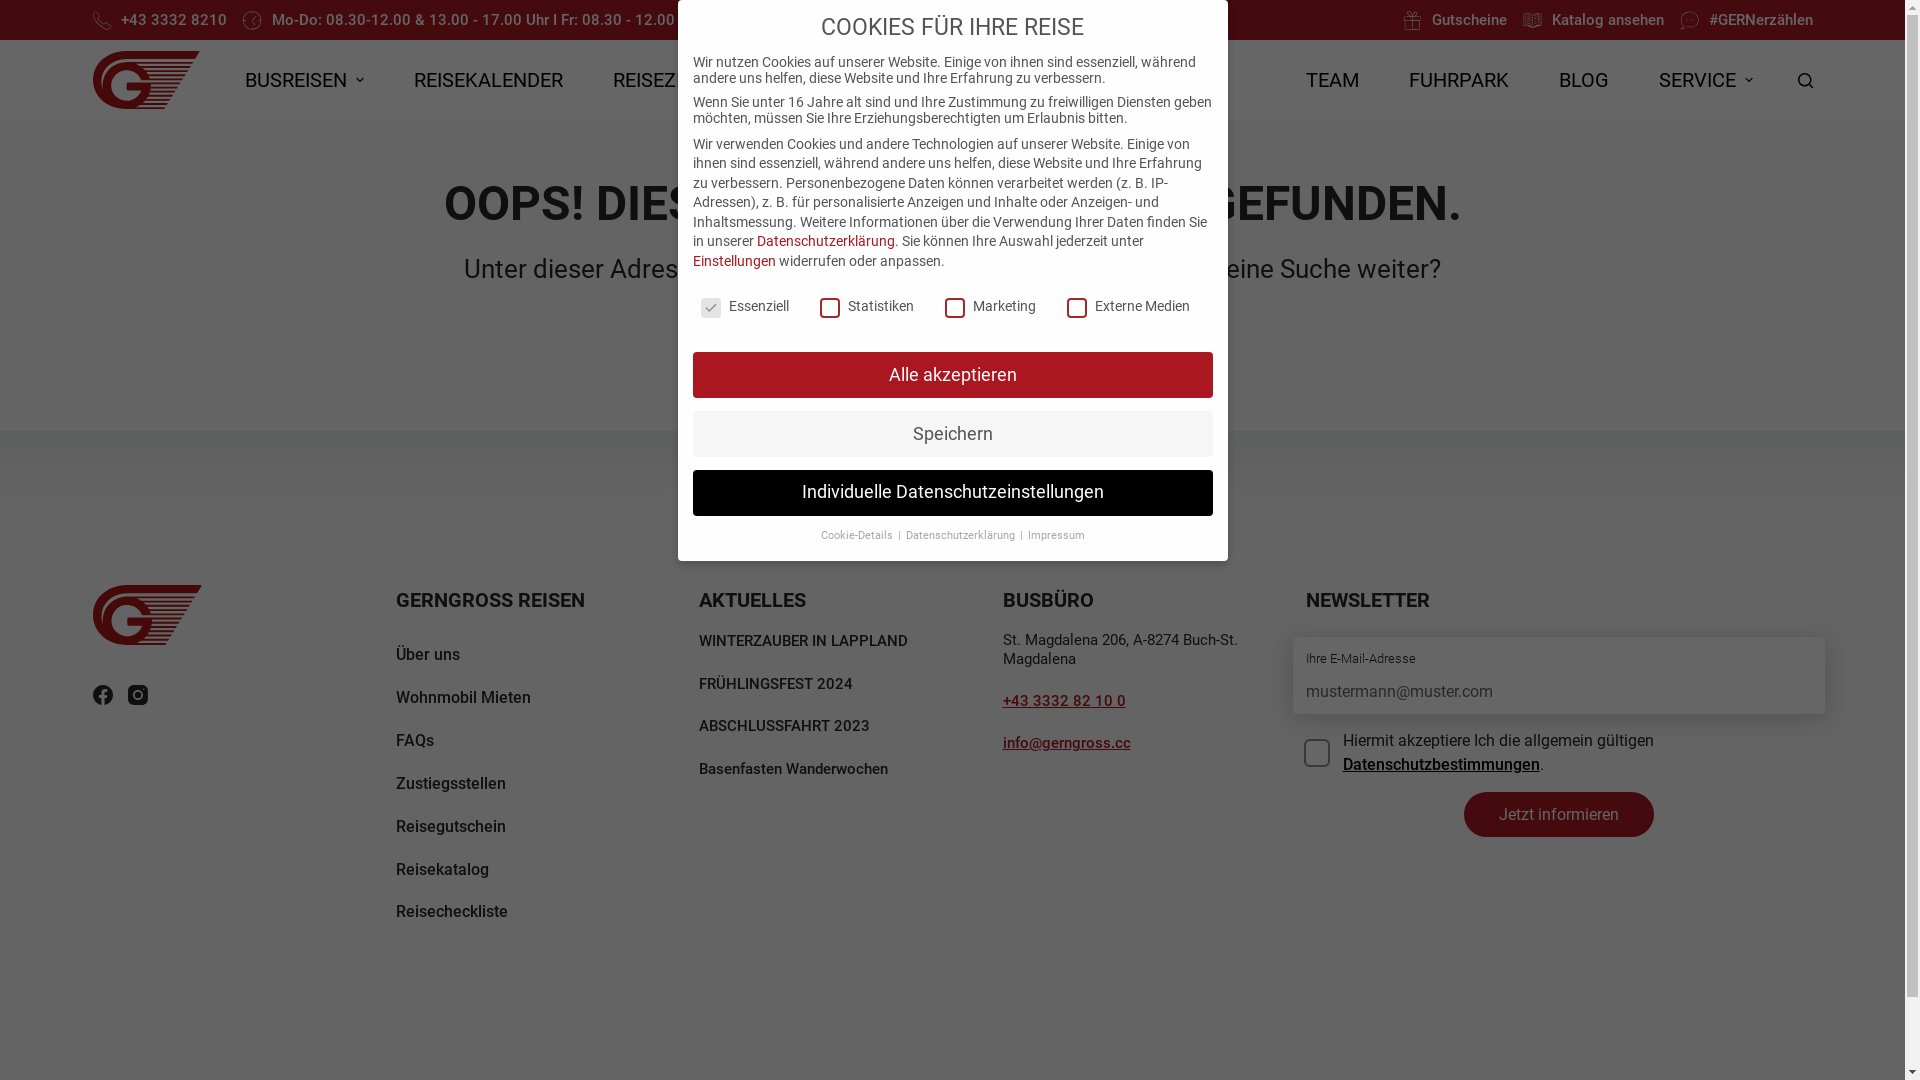 Image resolution: width=1920 pixels, height=1080 pixels. I want to click on 'info@gerngross.cc', so click(1064, 743).